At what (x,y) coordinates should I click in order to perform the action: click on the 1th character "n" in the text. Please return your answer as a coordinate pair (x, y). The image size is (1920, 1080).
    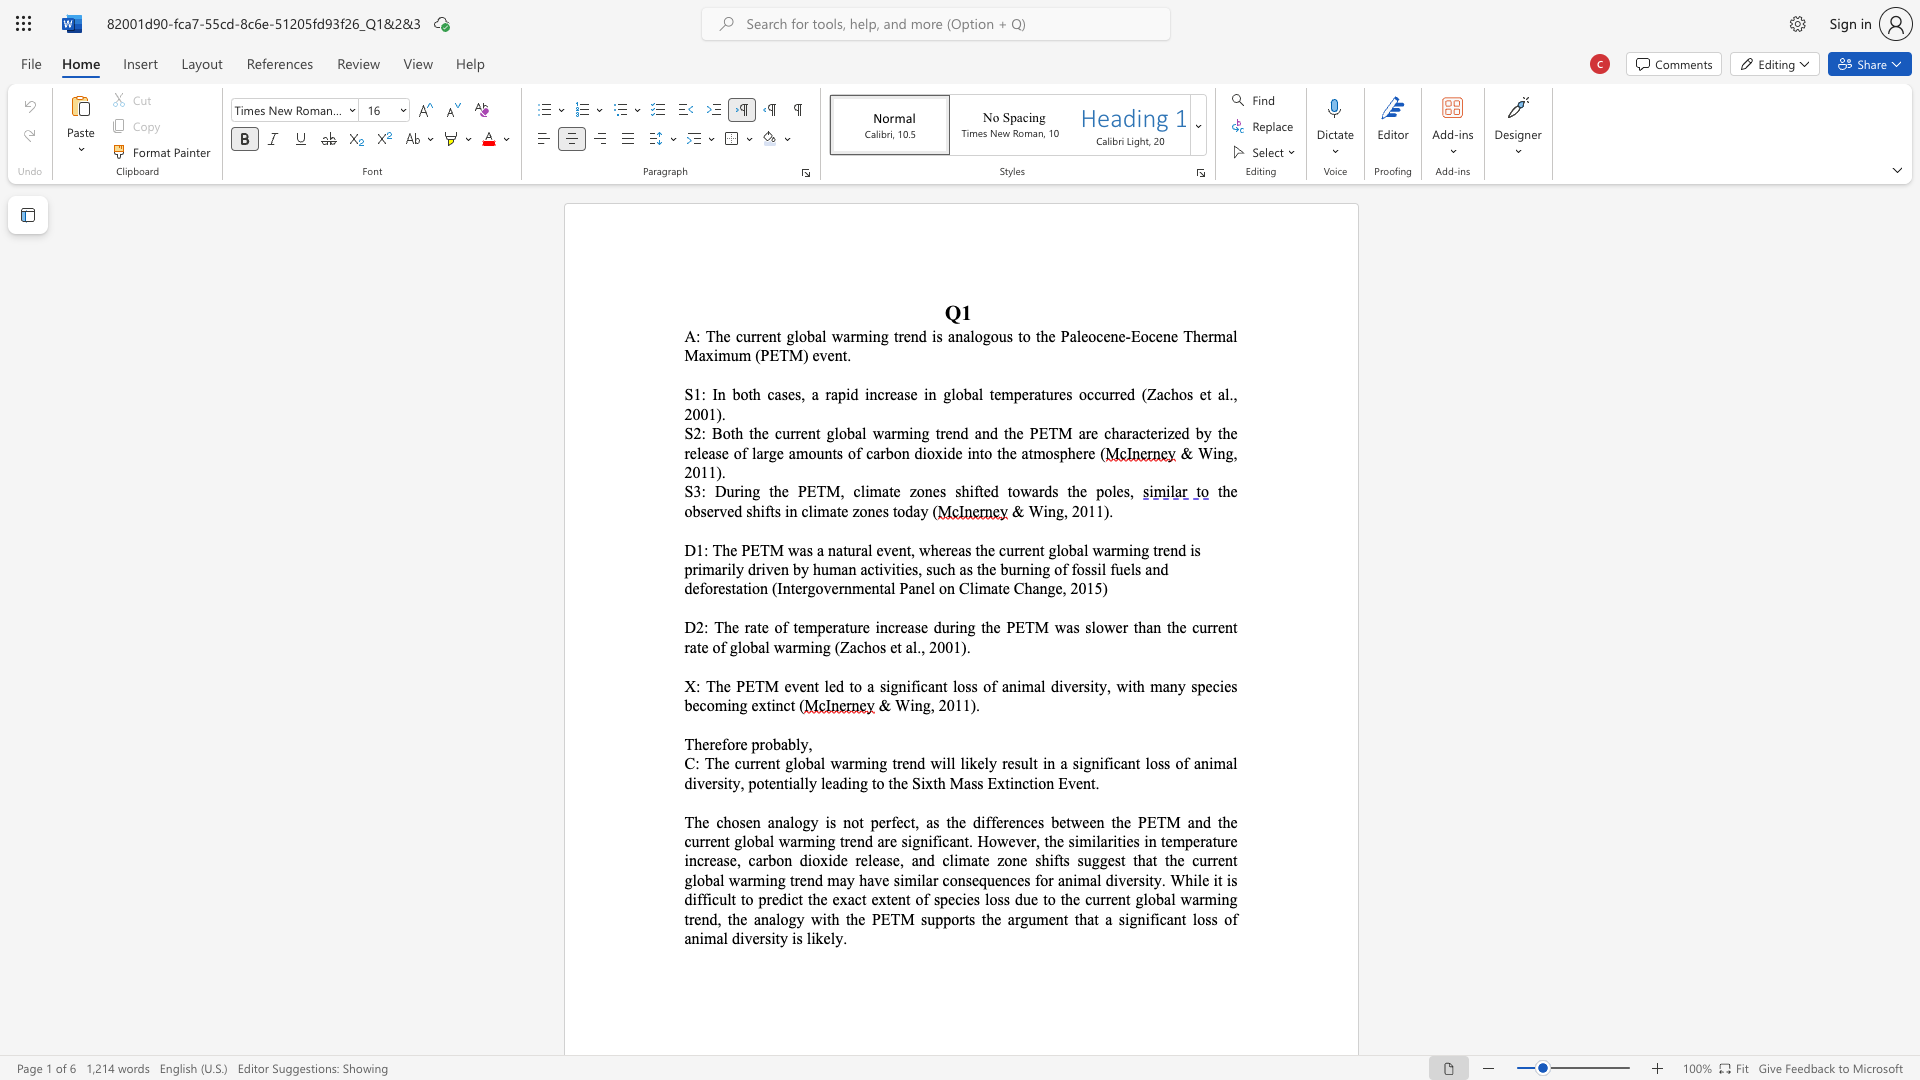
    Looking at the image, I should click on (904, 453).